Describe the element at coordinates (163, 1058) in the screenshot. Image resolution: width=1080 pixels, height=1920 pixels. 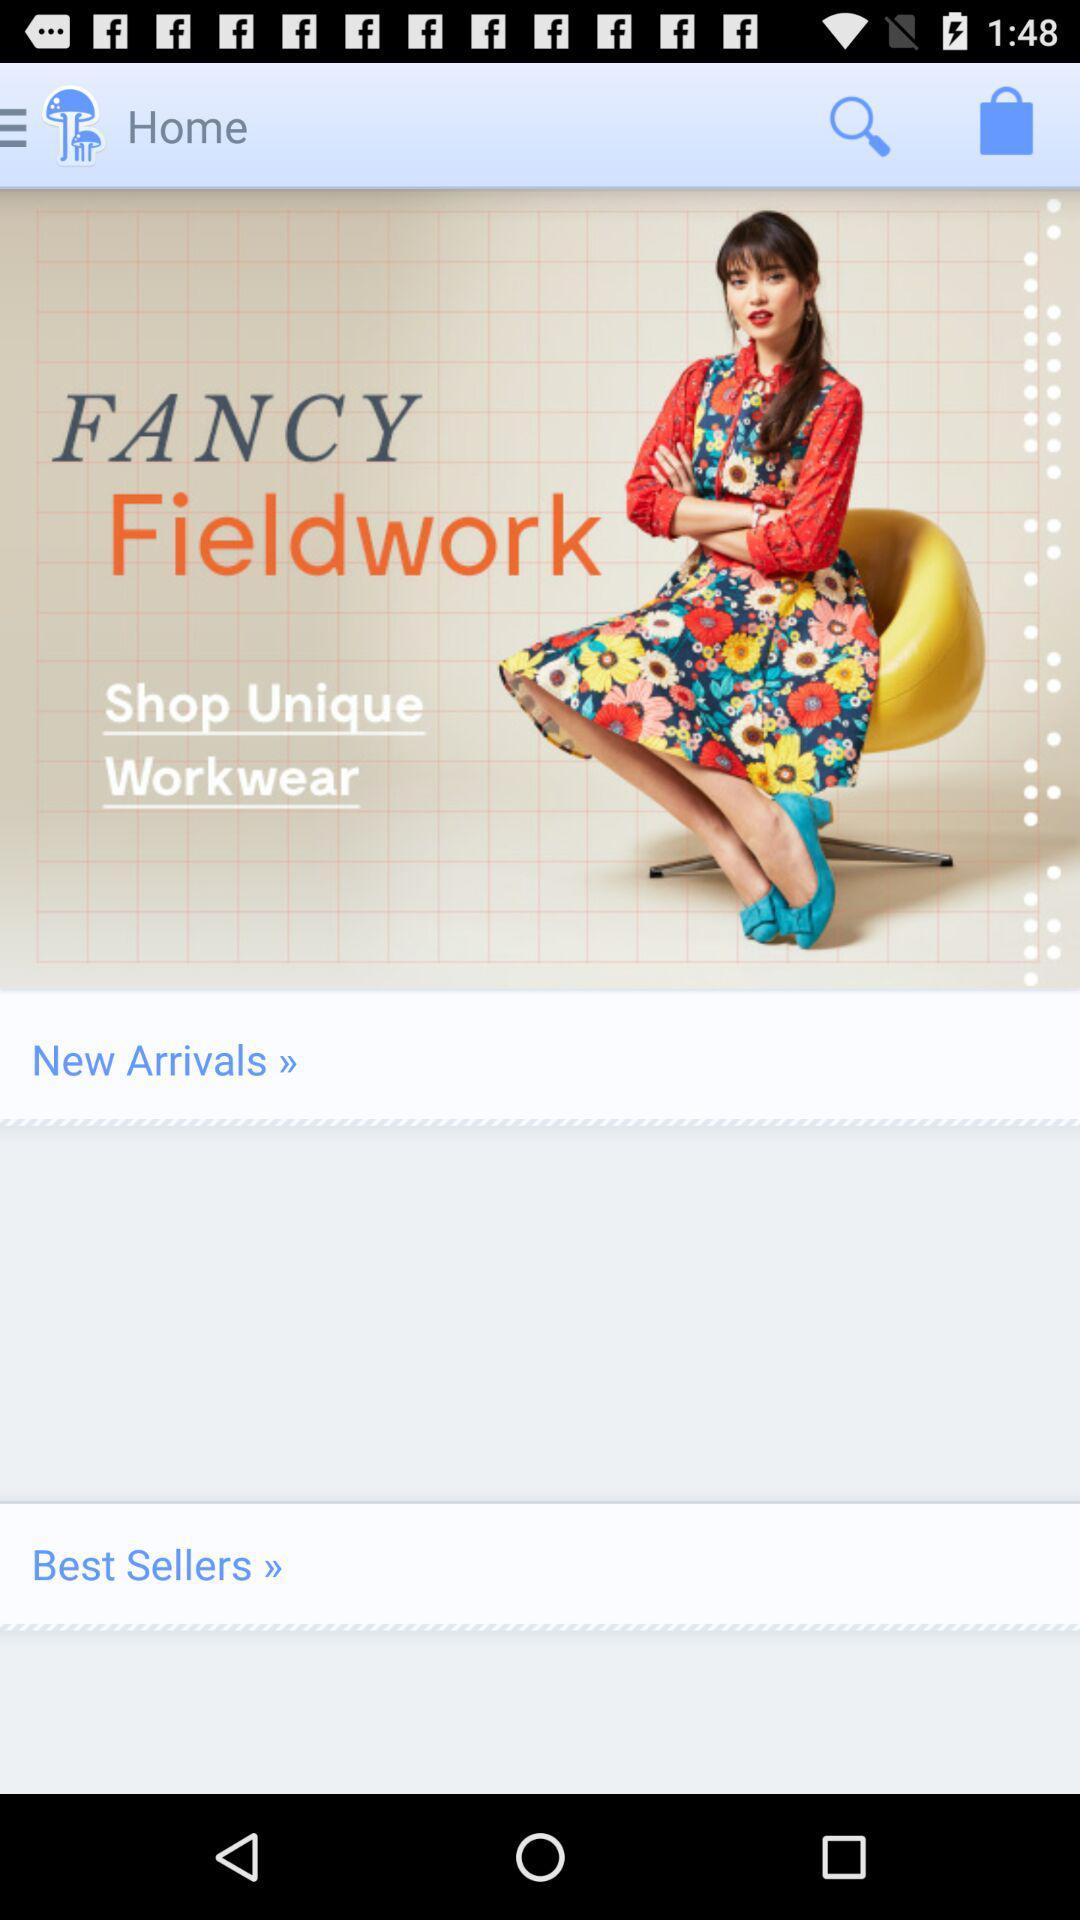
I see `icon on the left` at that location.